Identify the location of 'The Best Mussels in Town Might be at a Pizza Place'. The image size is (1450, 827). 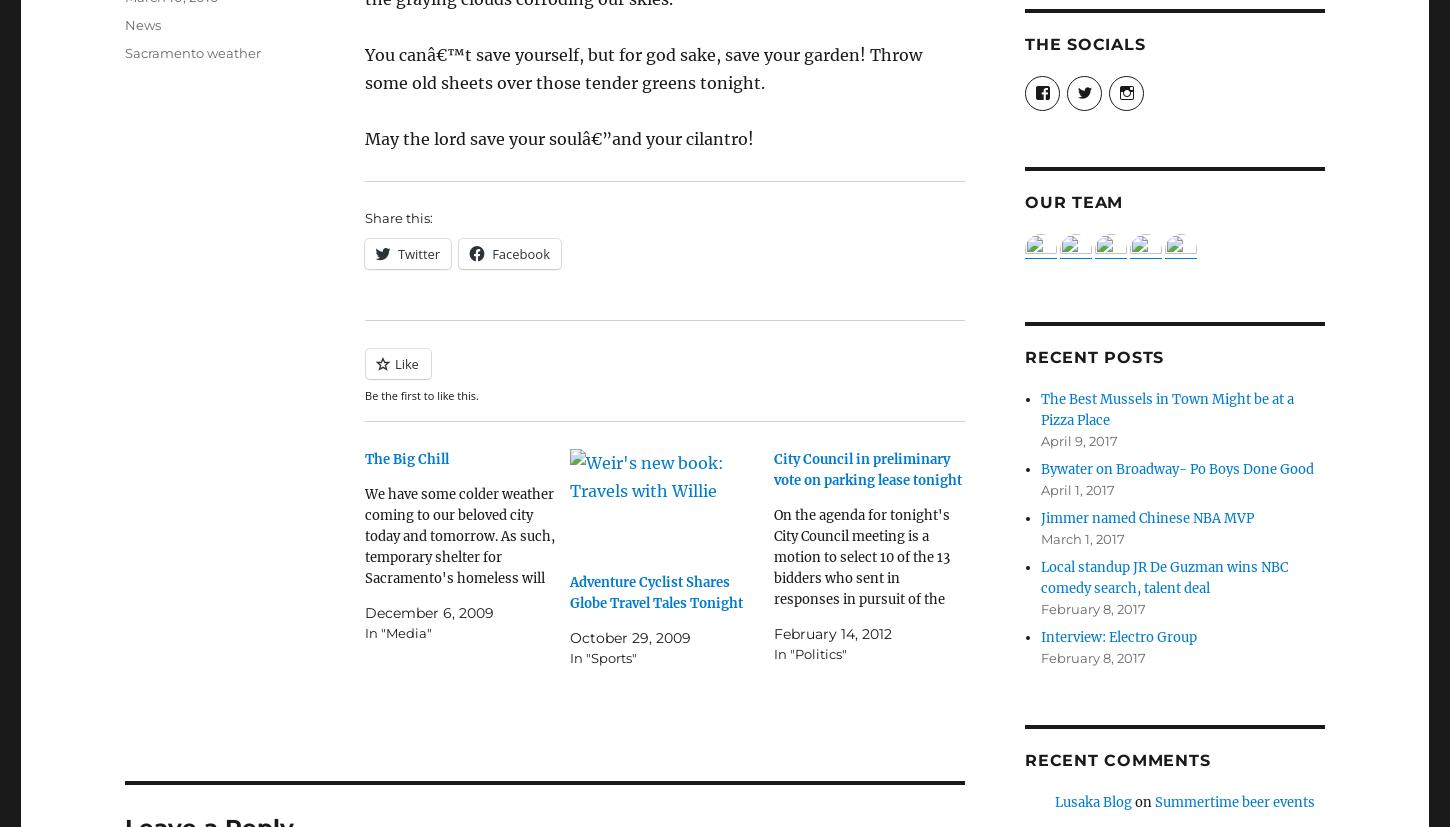
(1166, 410).